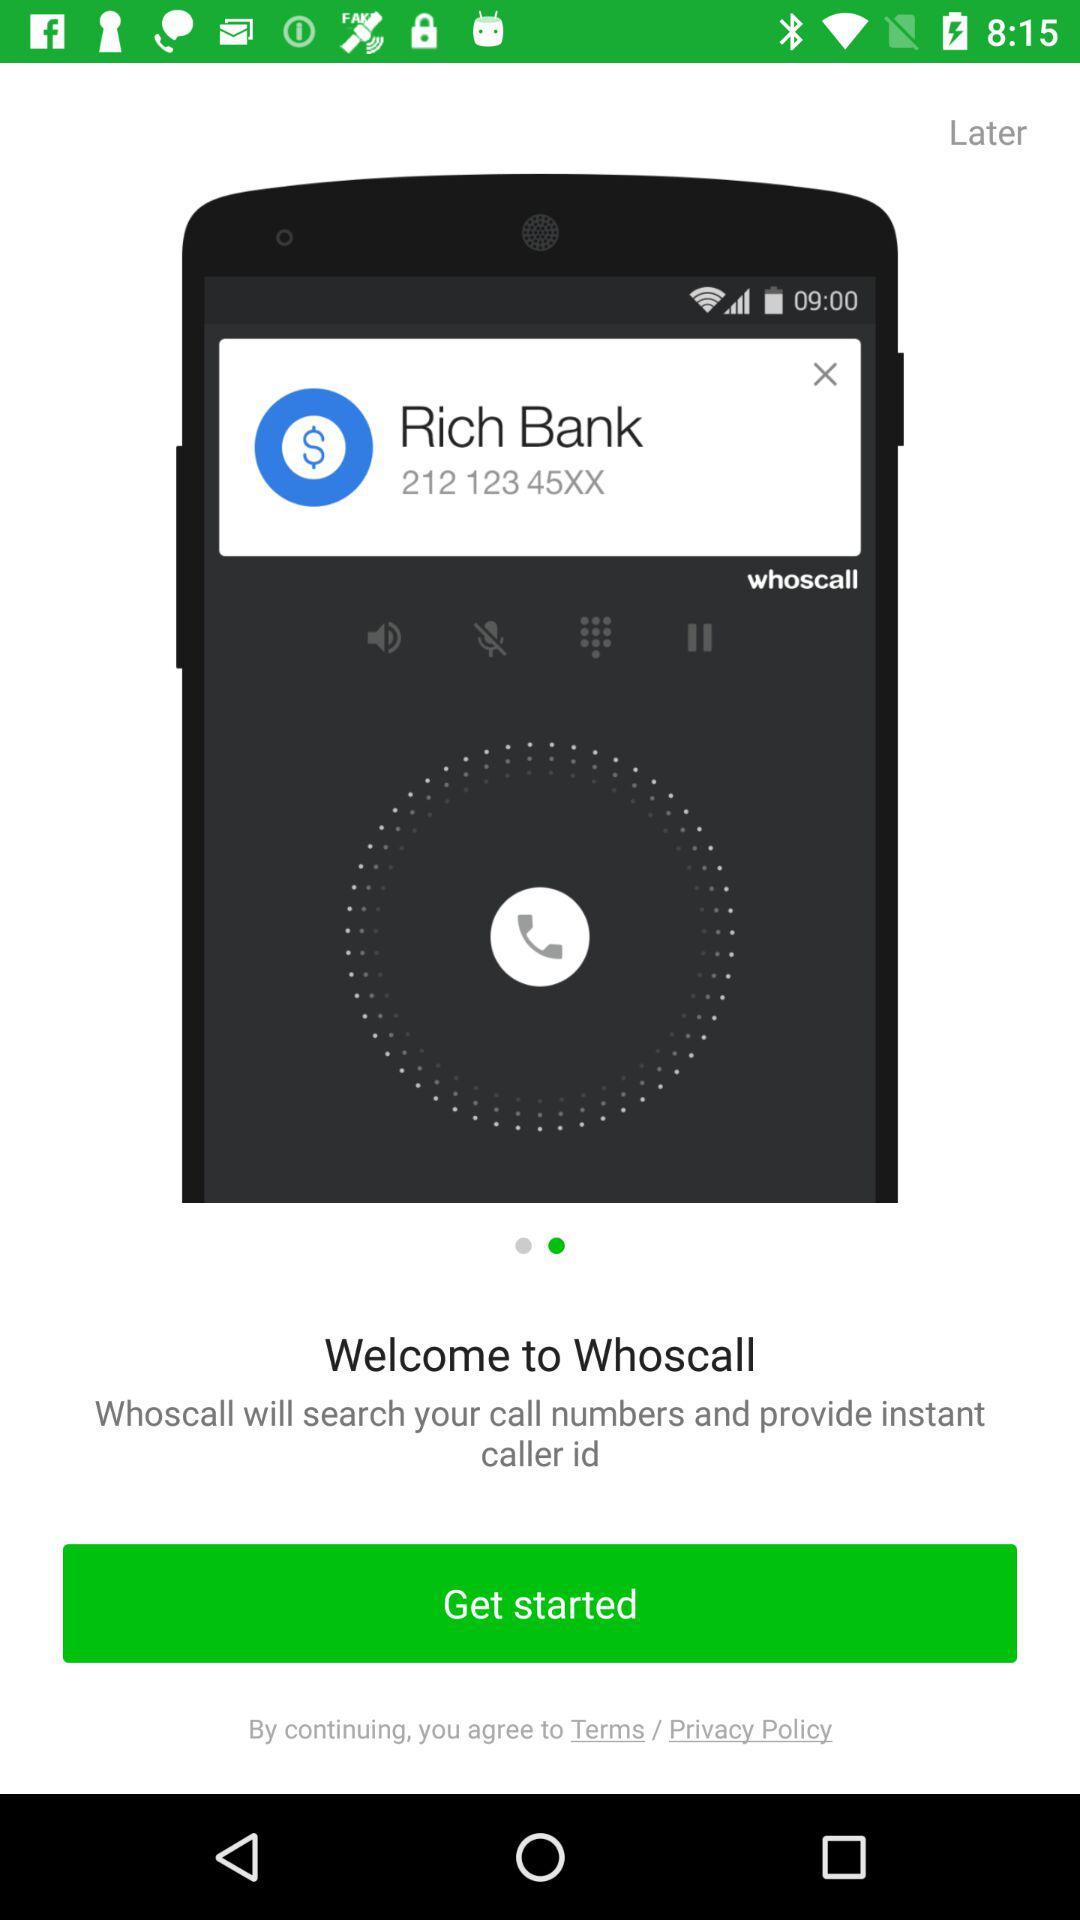  Describe the element at coordinates (987, 130) in the screenshot. I see `the later app` at that location.